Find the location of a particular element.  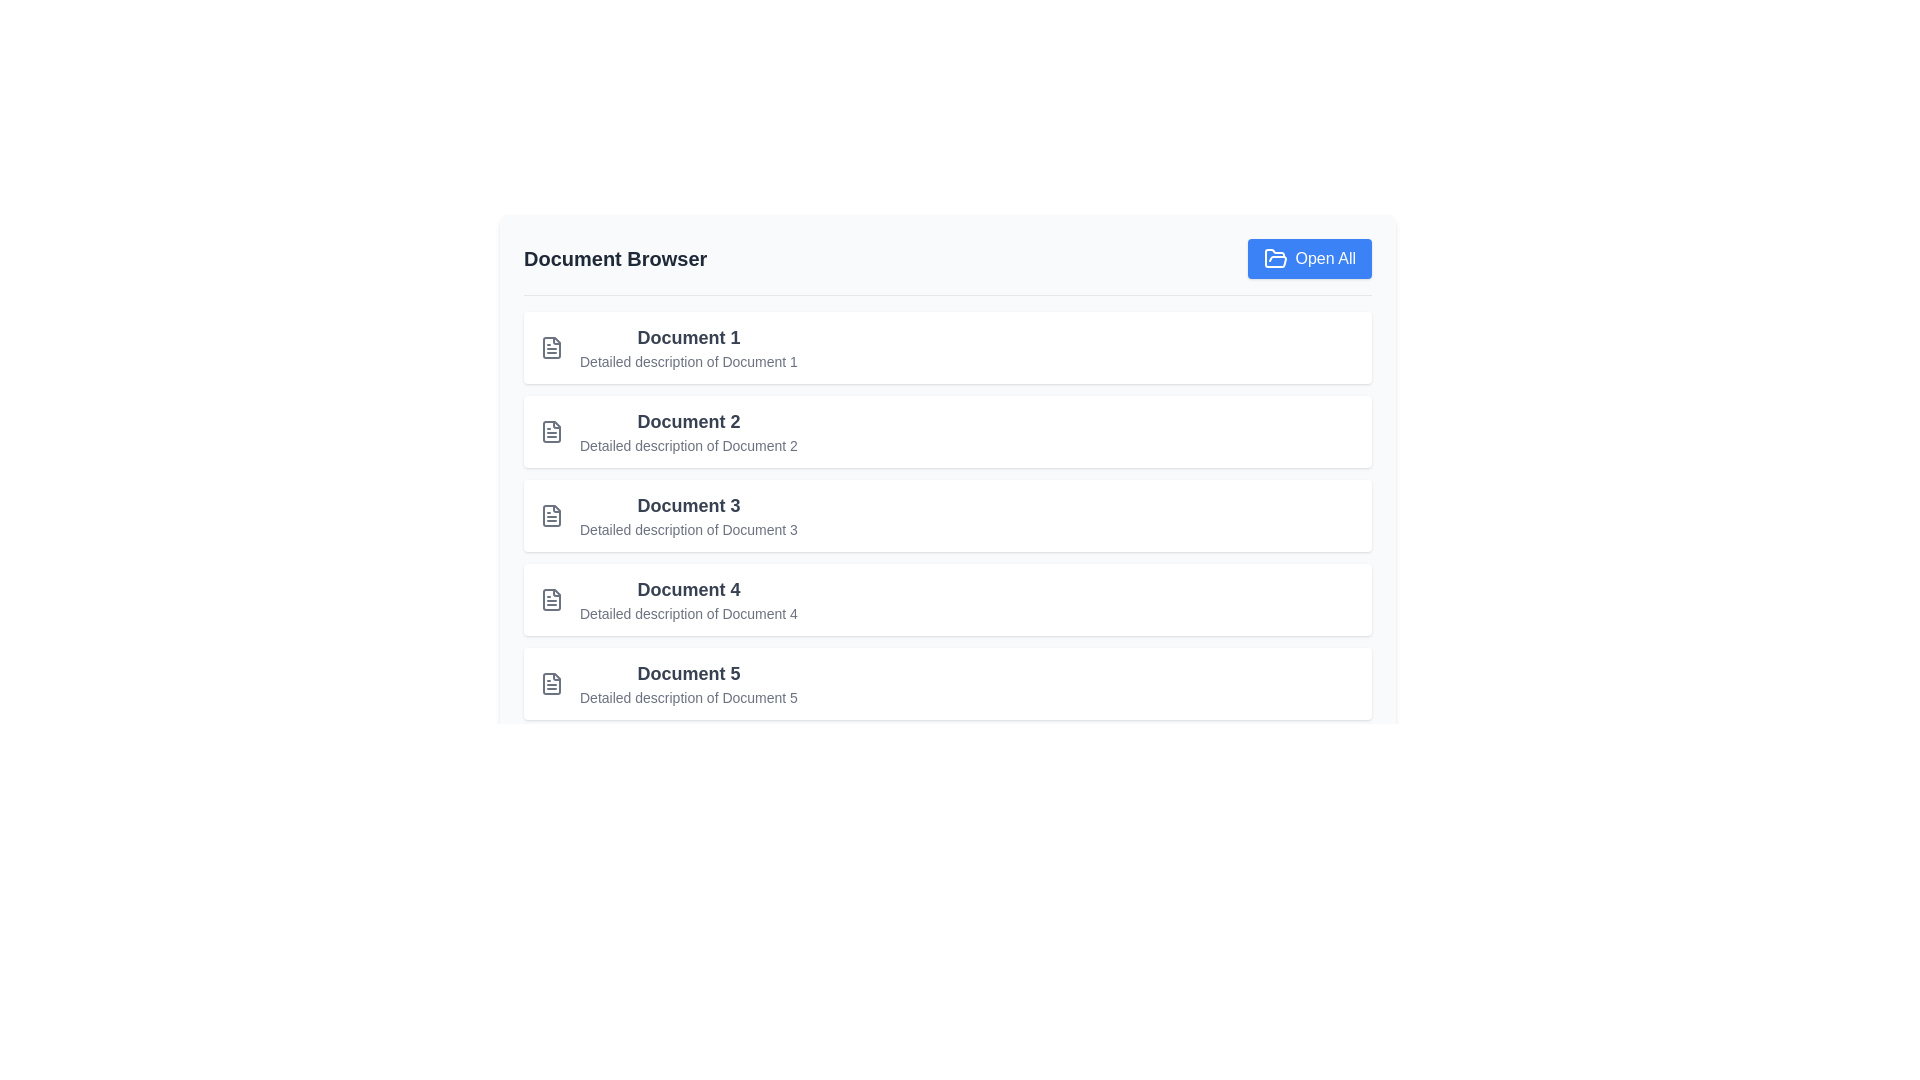

the textual display element representing 'Document 2' in the document list, which is centrally positioned below 'Document 1' is located at coordinates (688, 431).